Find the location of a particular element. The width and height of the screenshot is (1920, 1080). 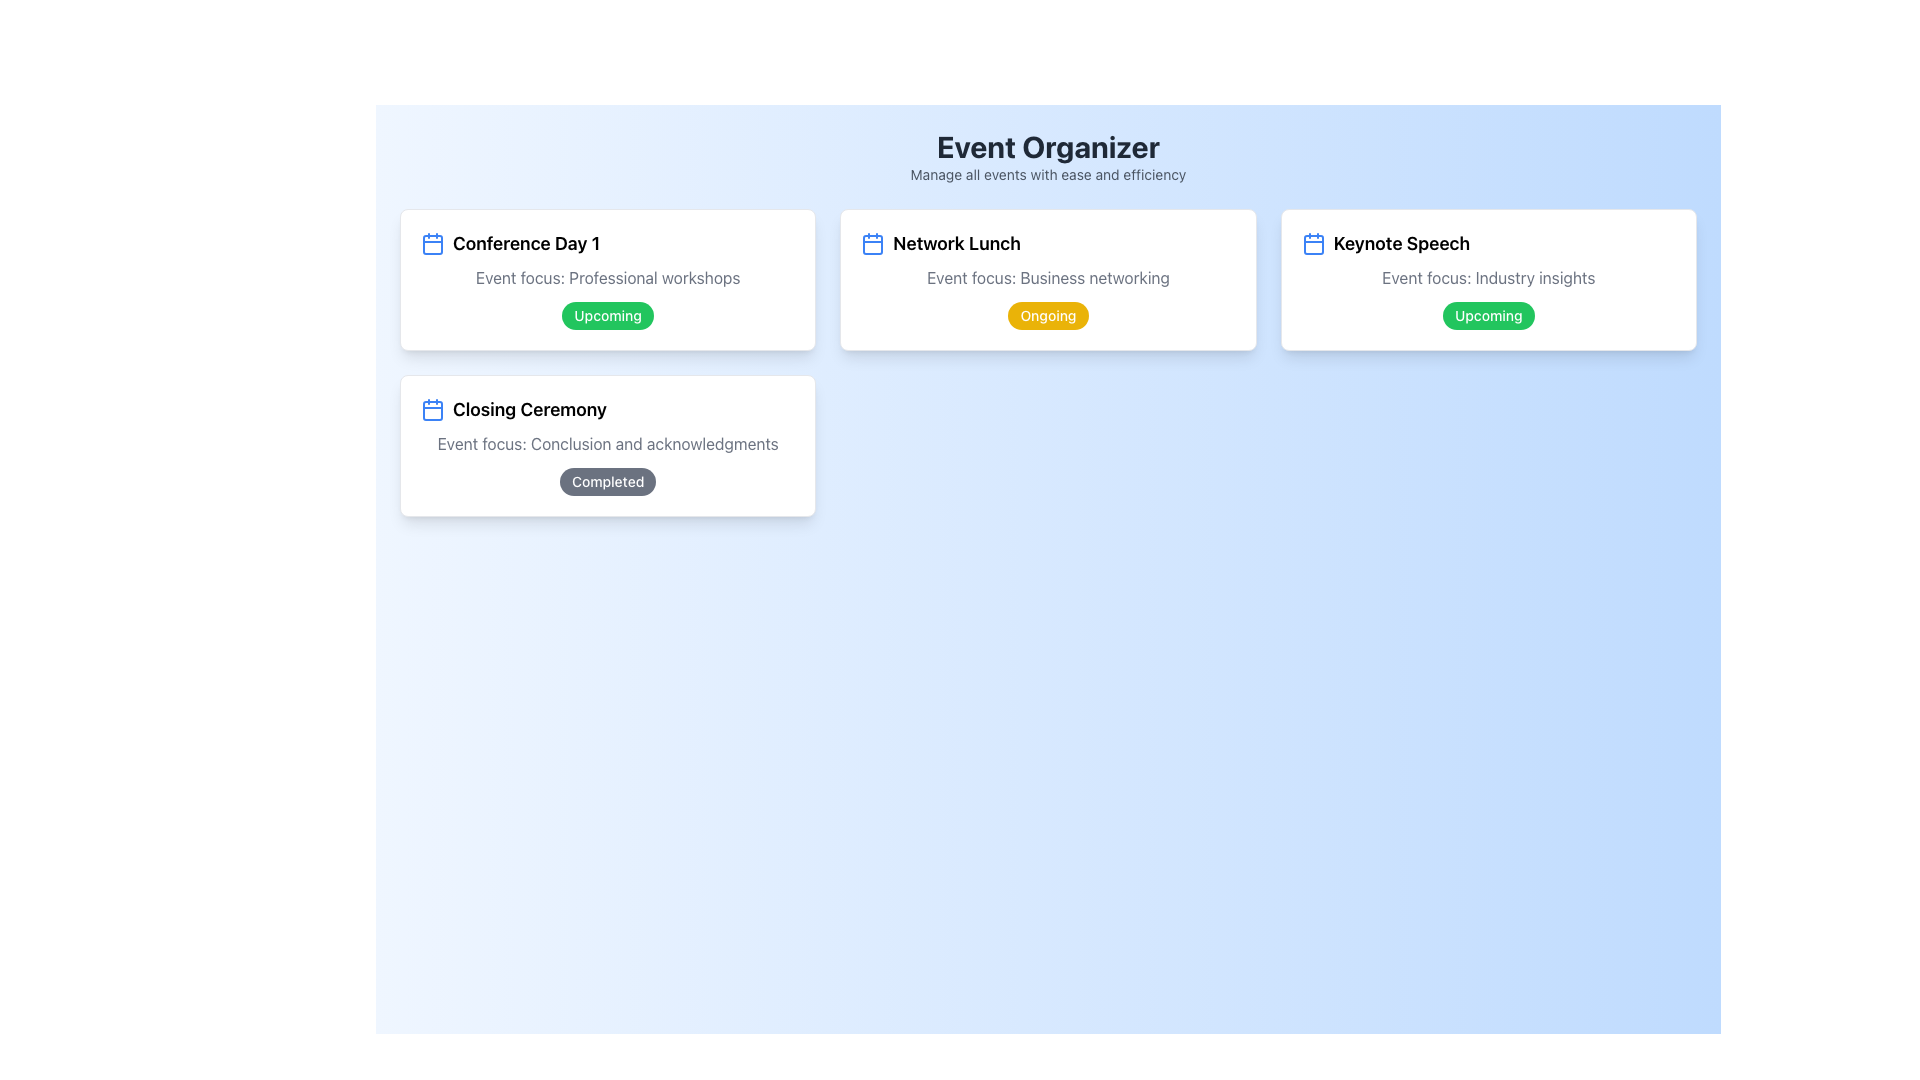

the calendar icon with a blue color located at the top-left corner of the 'Closing Ceremony' section in the event listing interface is located at coordinates (431, 408).